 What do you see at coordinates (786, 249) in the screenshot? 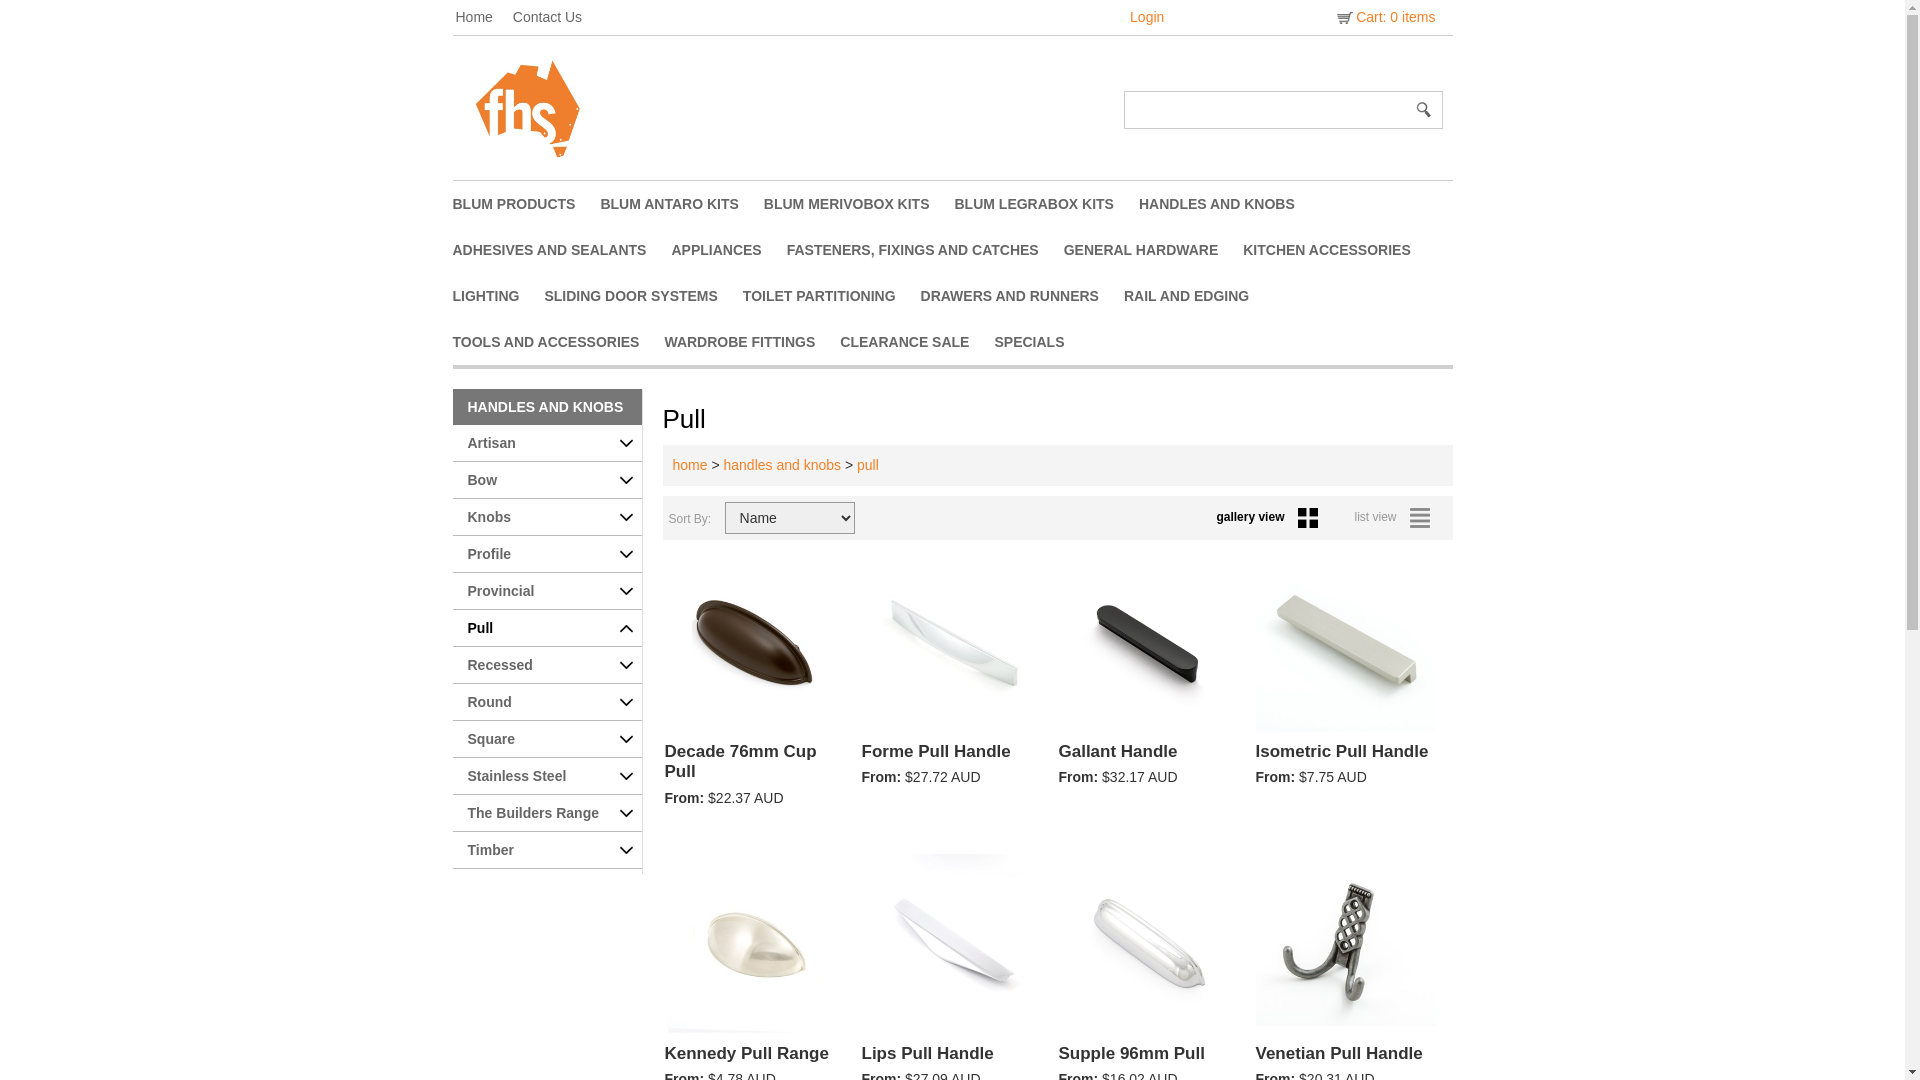
I see `'FASTENERS, FIXINGS AND CATCHES'` at bounding box center [786, 249].